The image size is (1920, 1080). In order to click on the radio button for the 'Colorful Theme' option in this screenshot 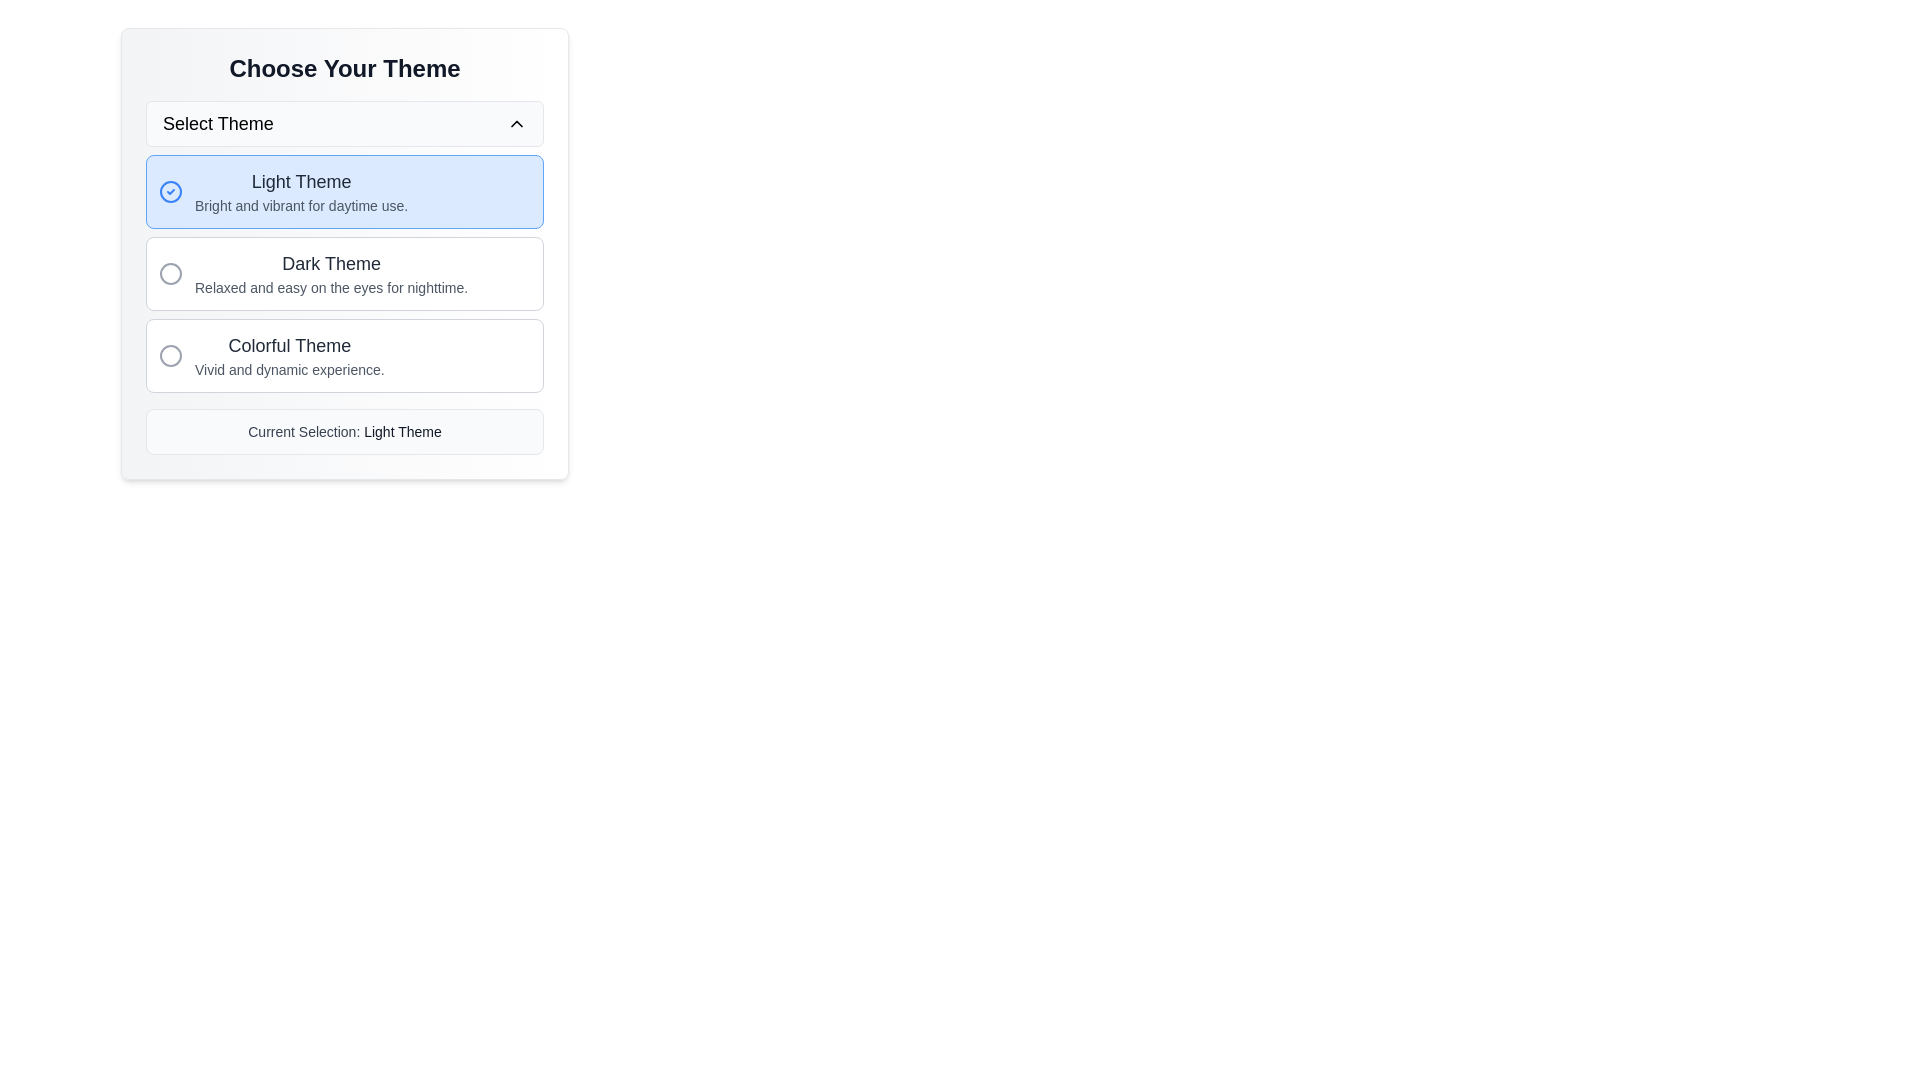, I will do `click(171, 354)`.